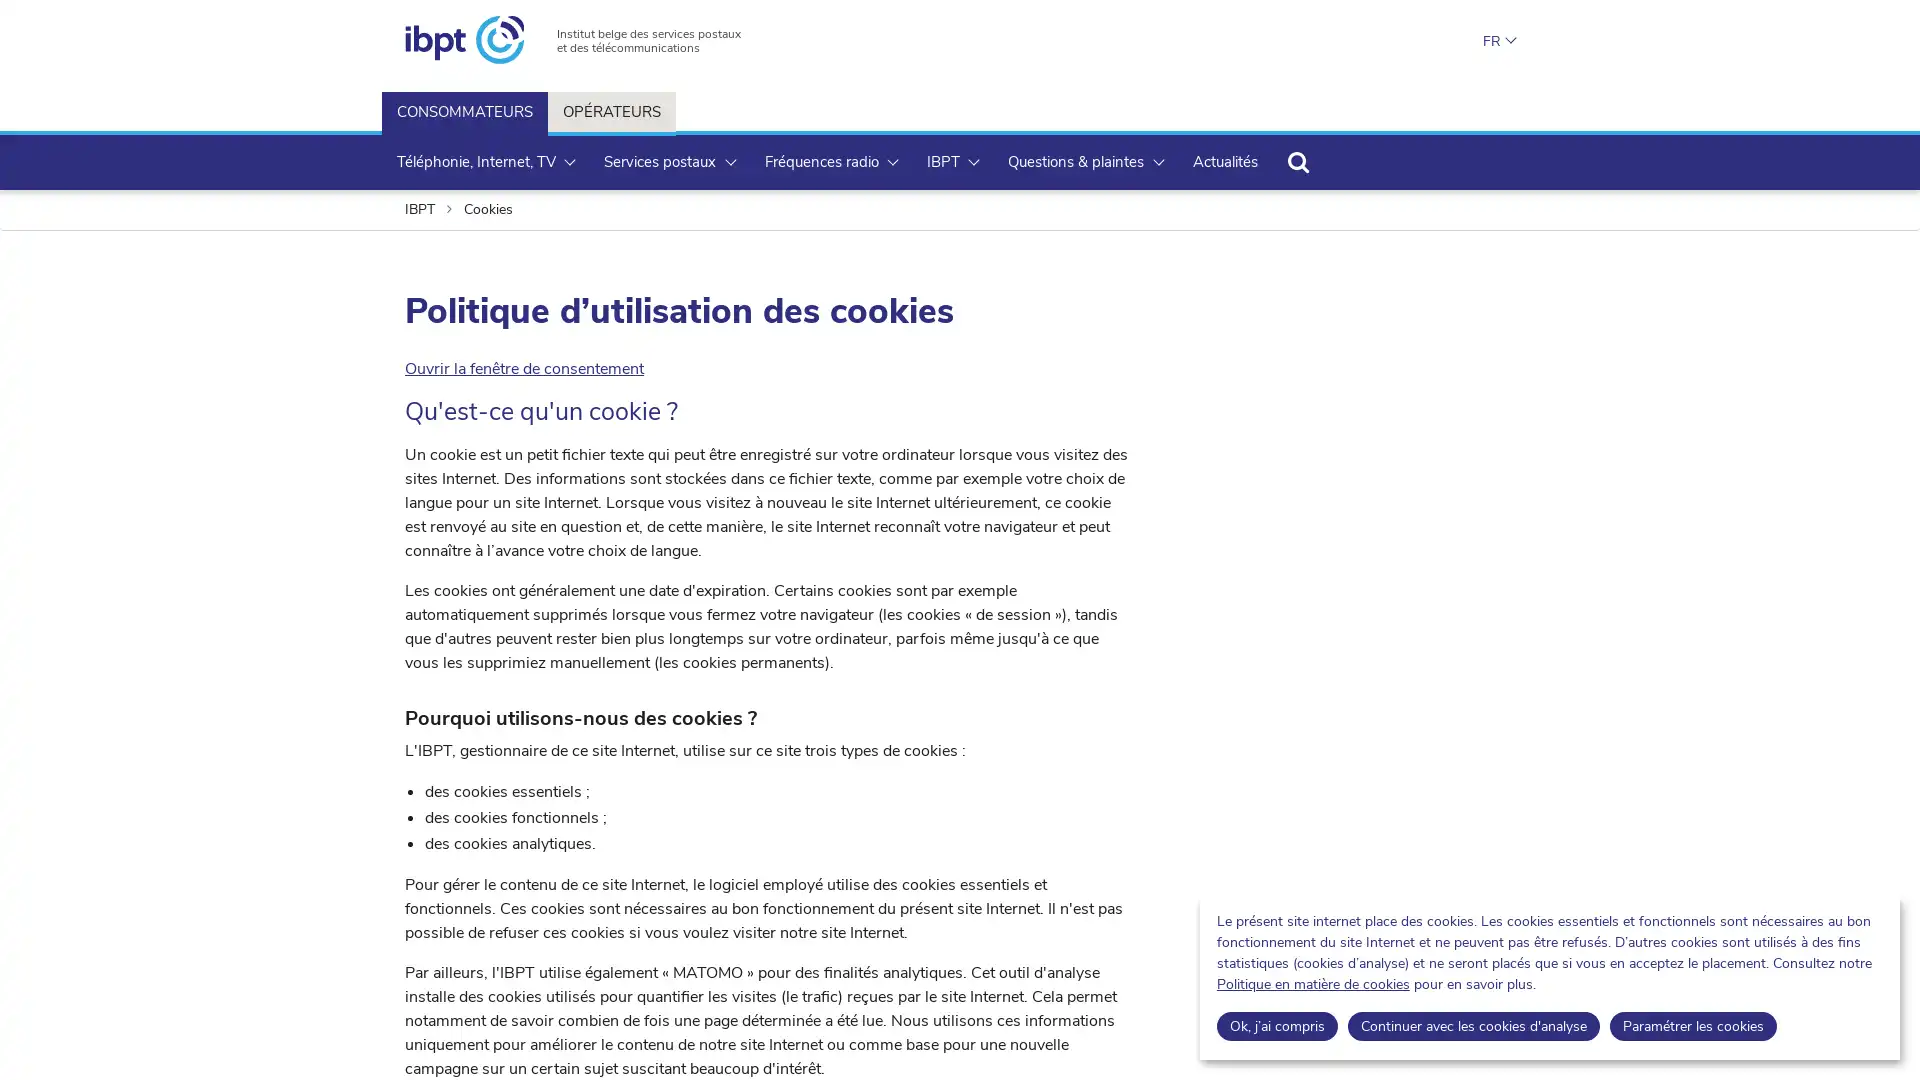  I want to click on Continuer avec les cookies d'analyse, so click(1473, 1026).